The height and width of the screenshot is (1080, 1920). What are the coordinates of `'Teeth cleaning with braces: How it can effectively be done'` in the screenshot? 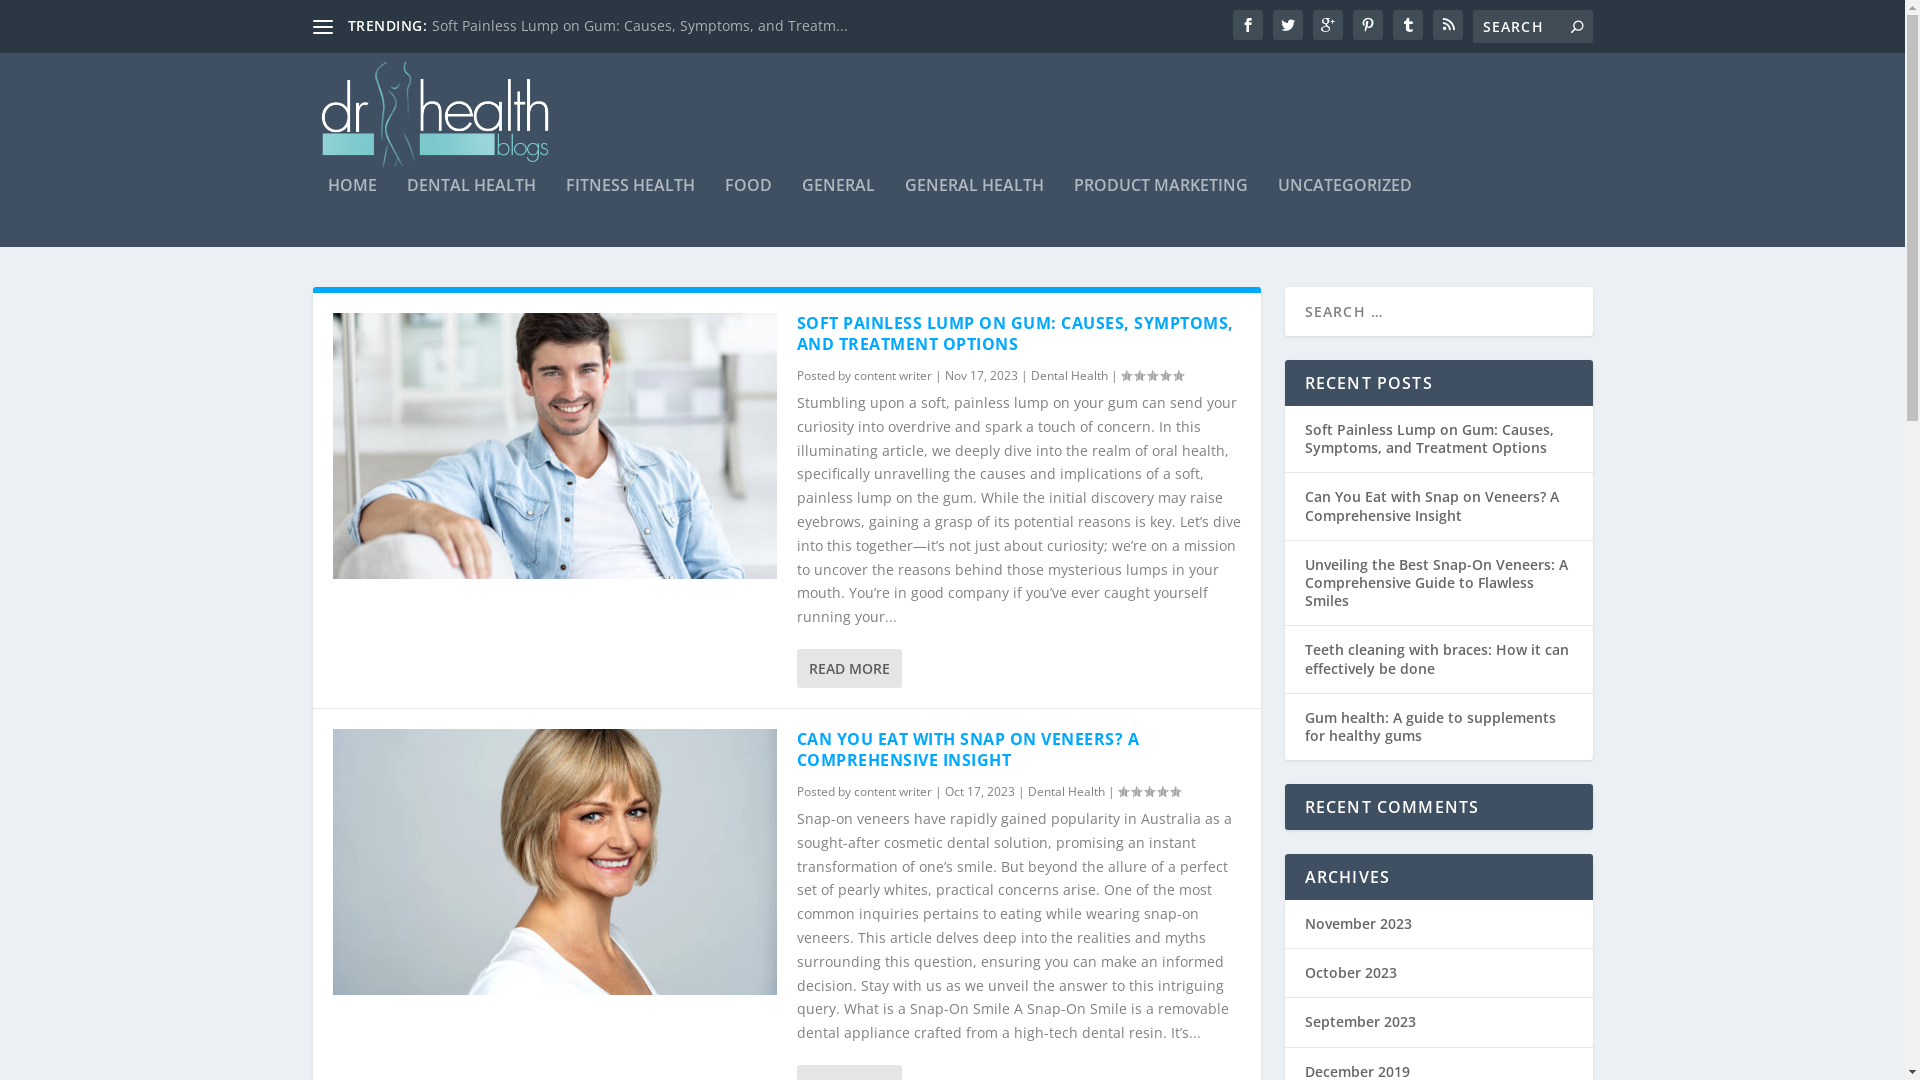 It's located at (1434, 658).